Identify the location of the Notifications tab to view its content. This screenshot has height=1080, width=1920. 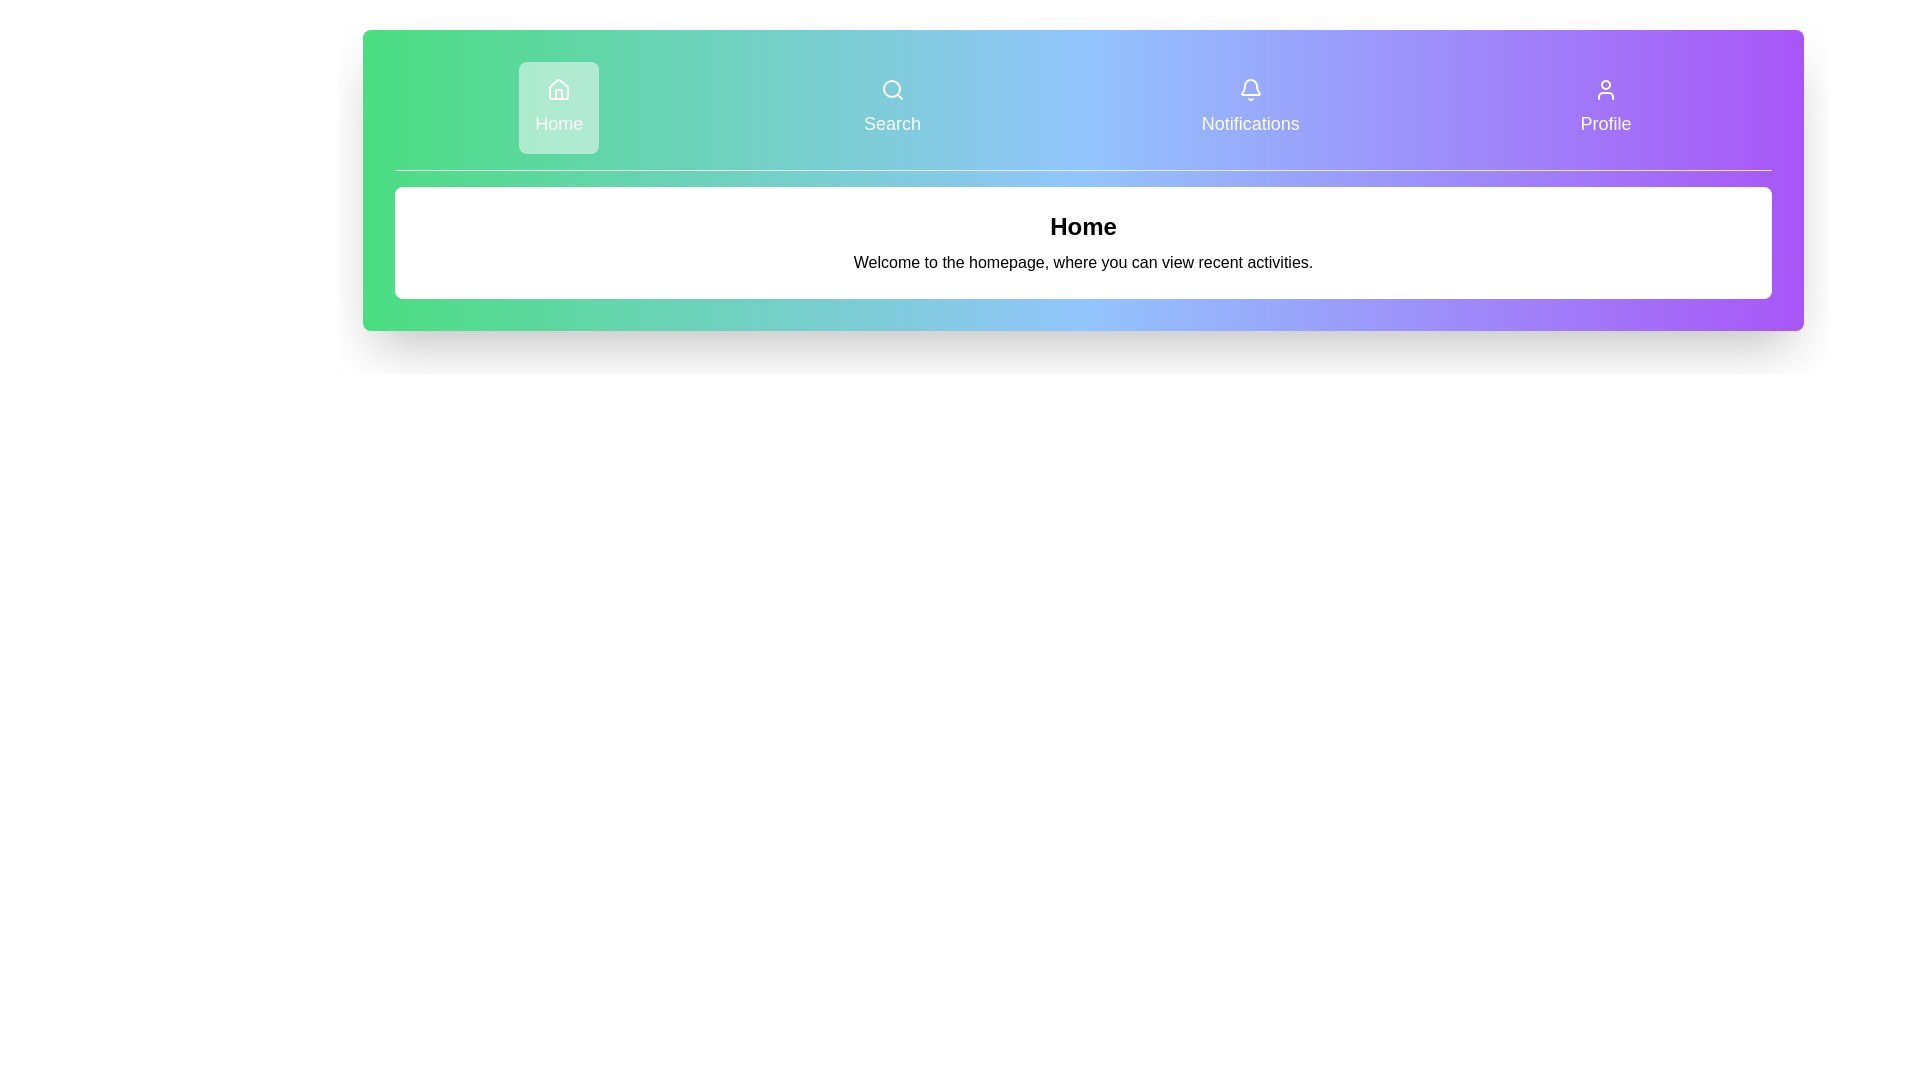
(1248, 108).